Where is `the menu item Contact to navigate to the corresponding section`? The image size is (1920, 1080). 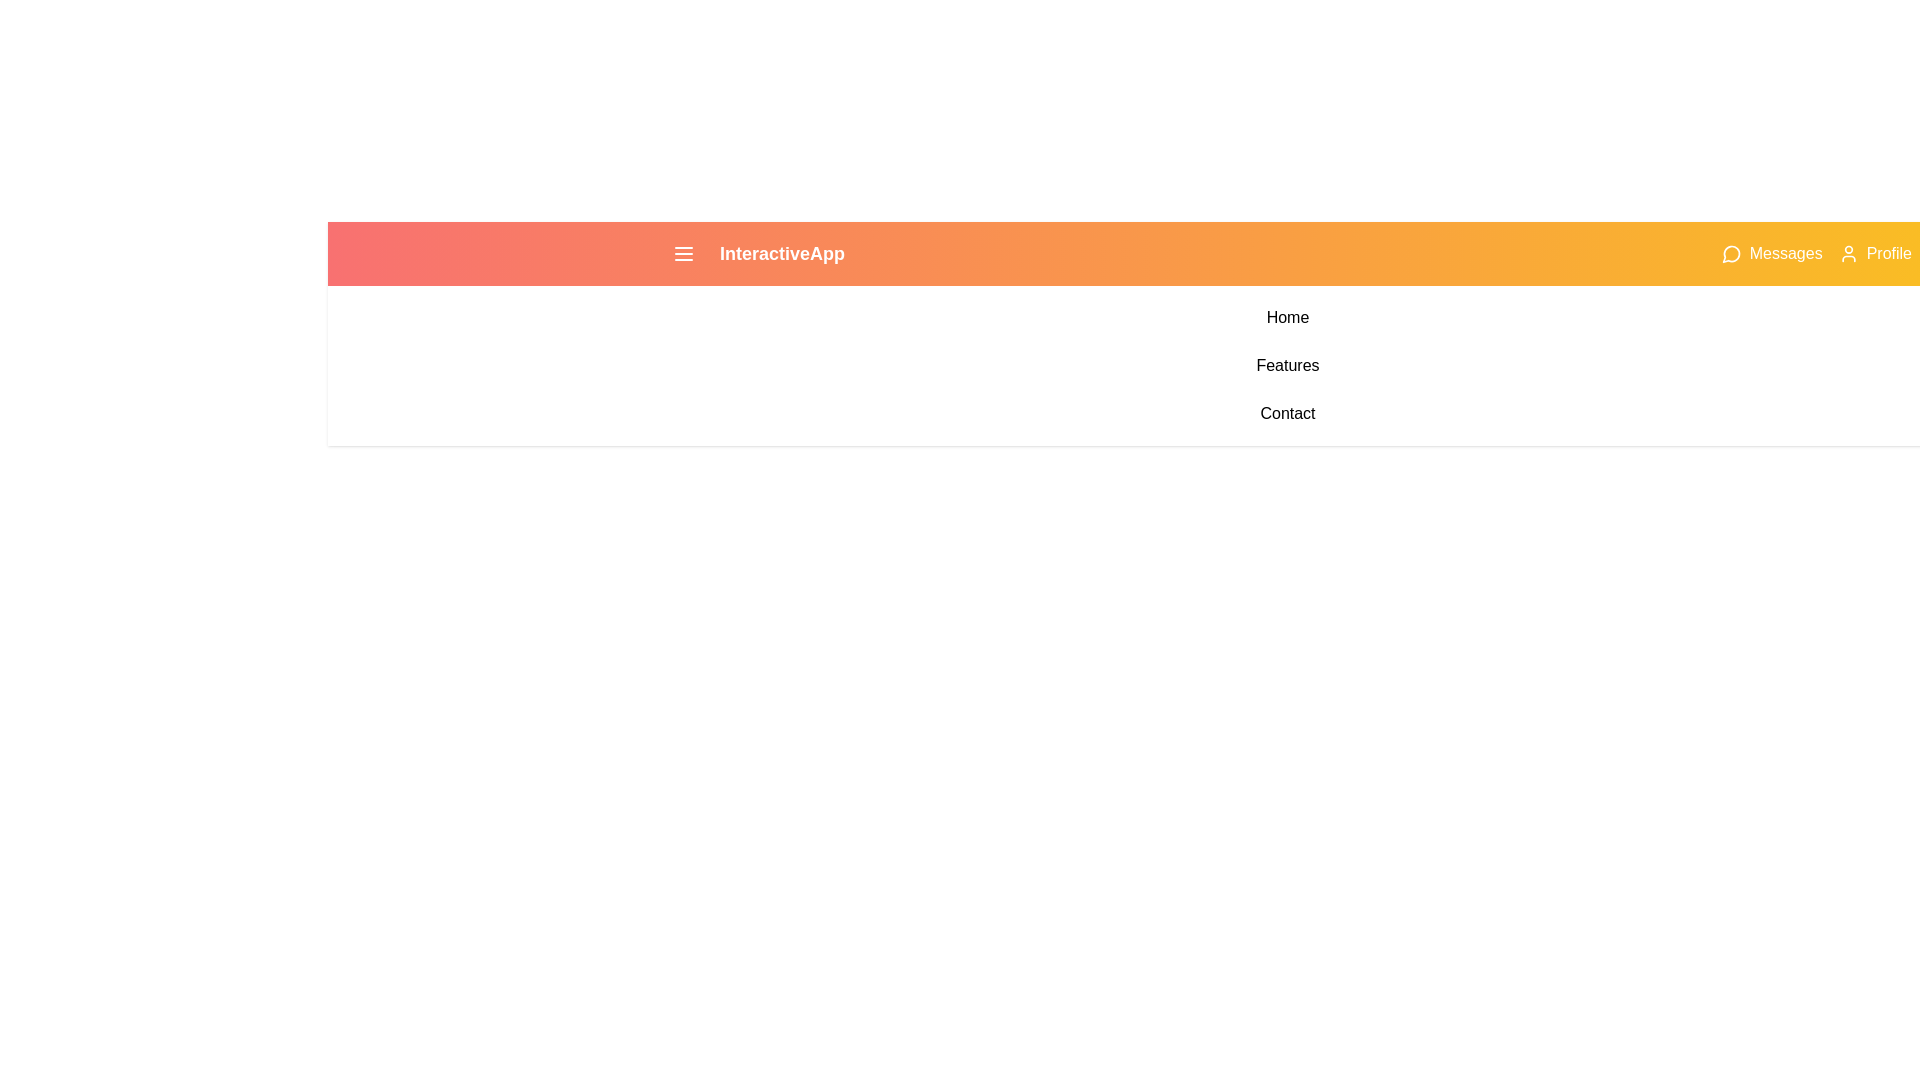
the menu item Contact to navigate to the corresponding section is located at coordinates (1287, 412).